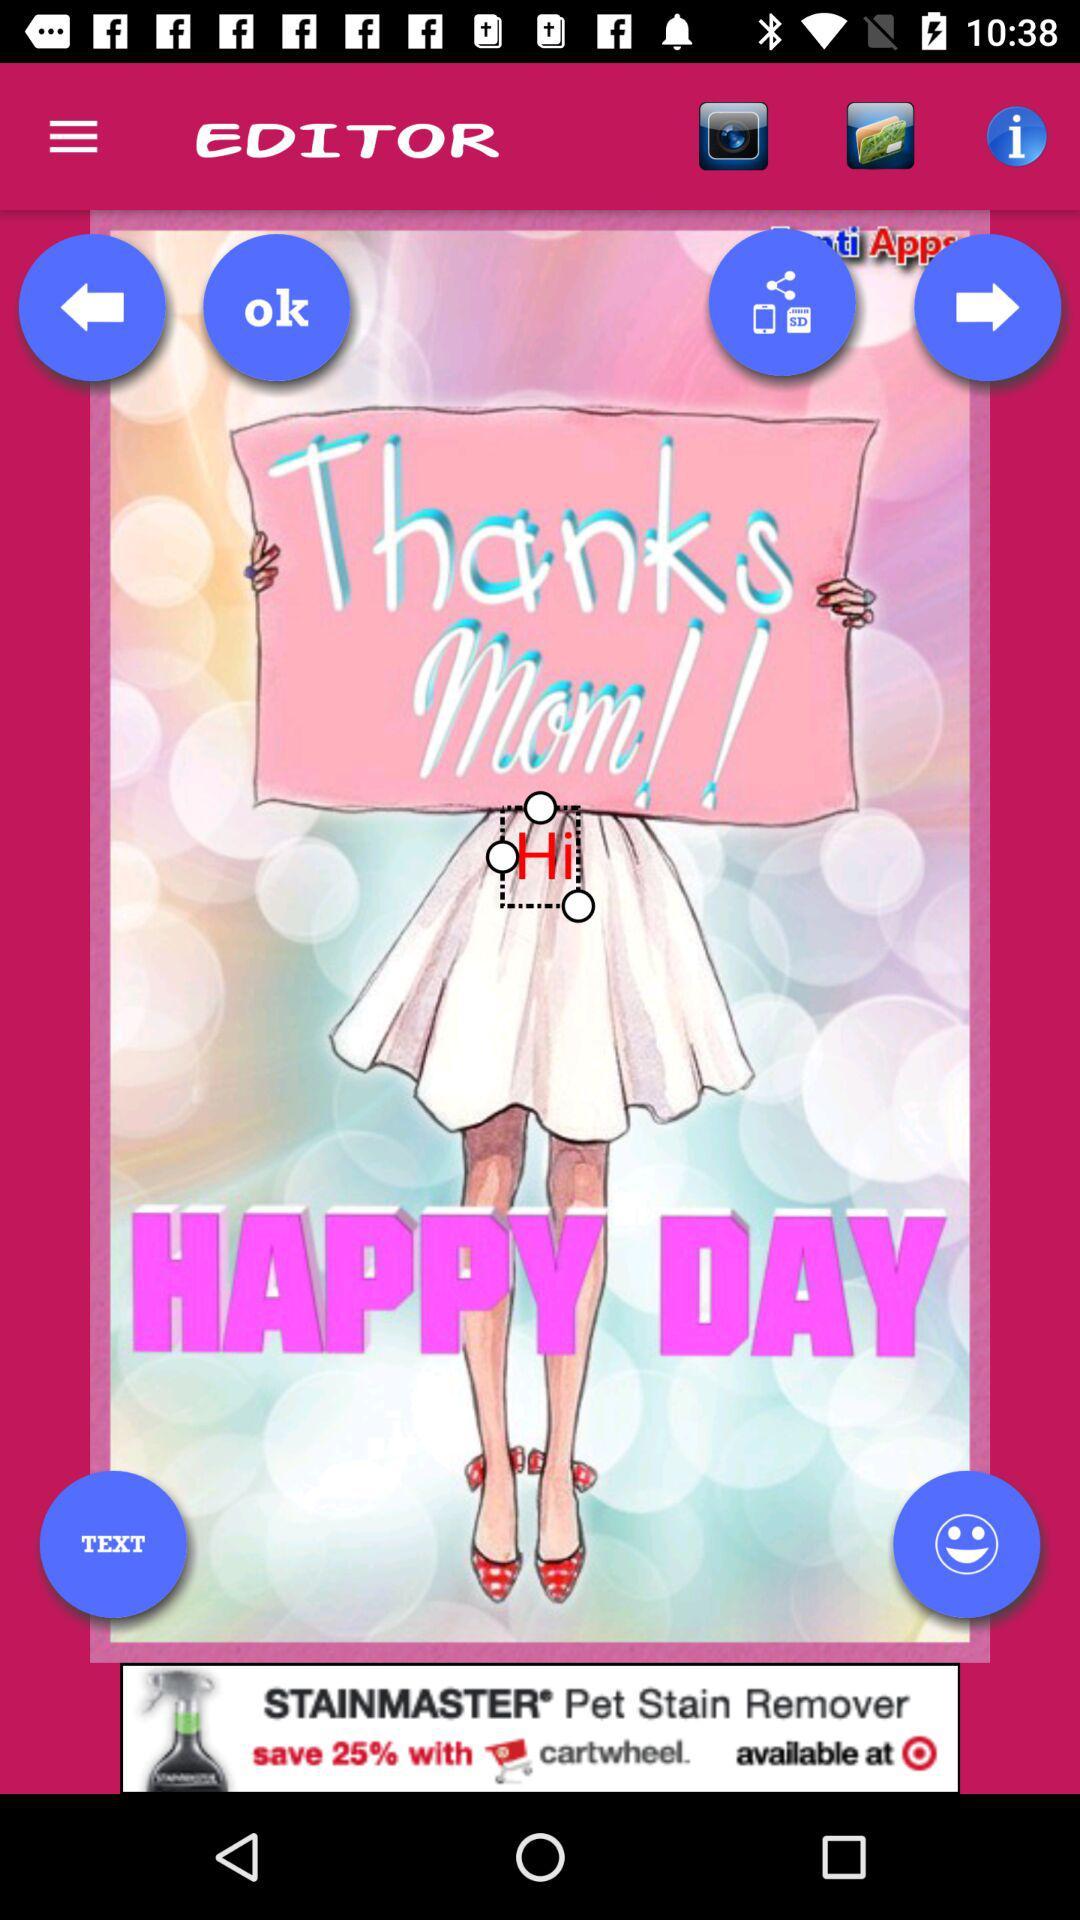  What do you see at coordinates (92, 306) in the screenshot?
I see `the arrow_backward icon` at bounding box center [92, 306].